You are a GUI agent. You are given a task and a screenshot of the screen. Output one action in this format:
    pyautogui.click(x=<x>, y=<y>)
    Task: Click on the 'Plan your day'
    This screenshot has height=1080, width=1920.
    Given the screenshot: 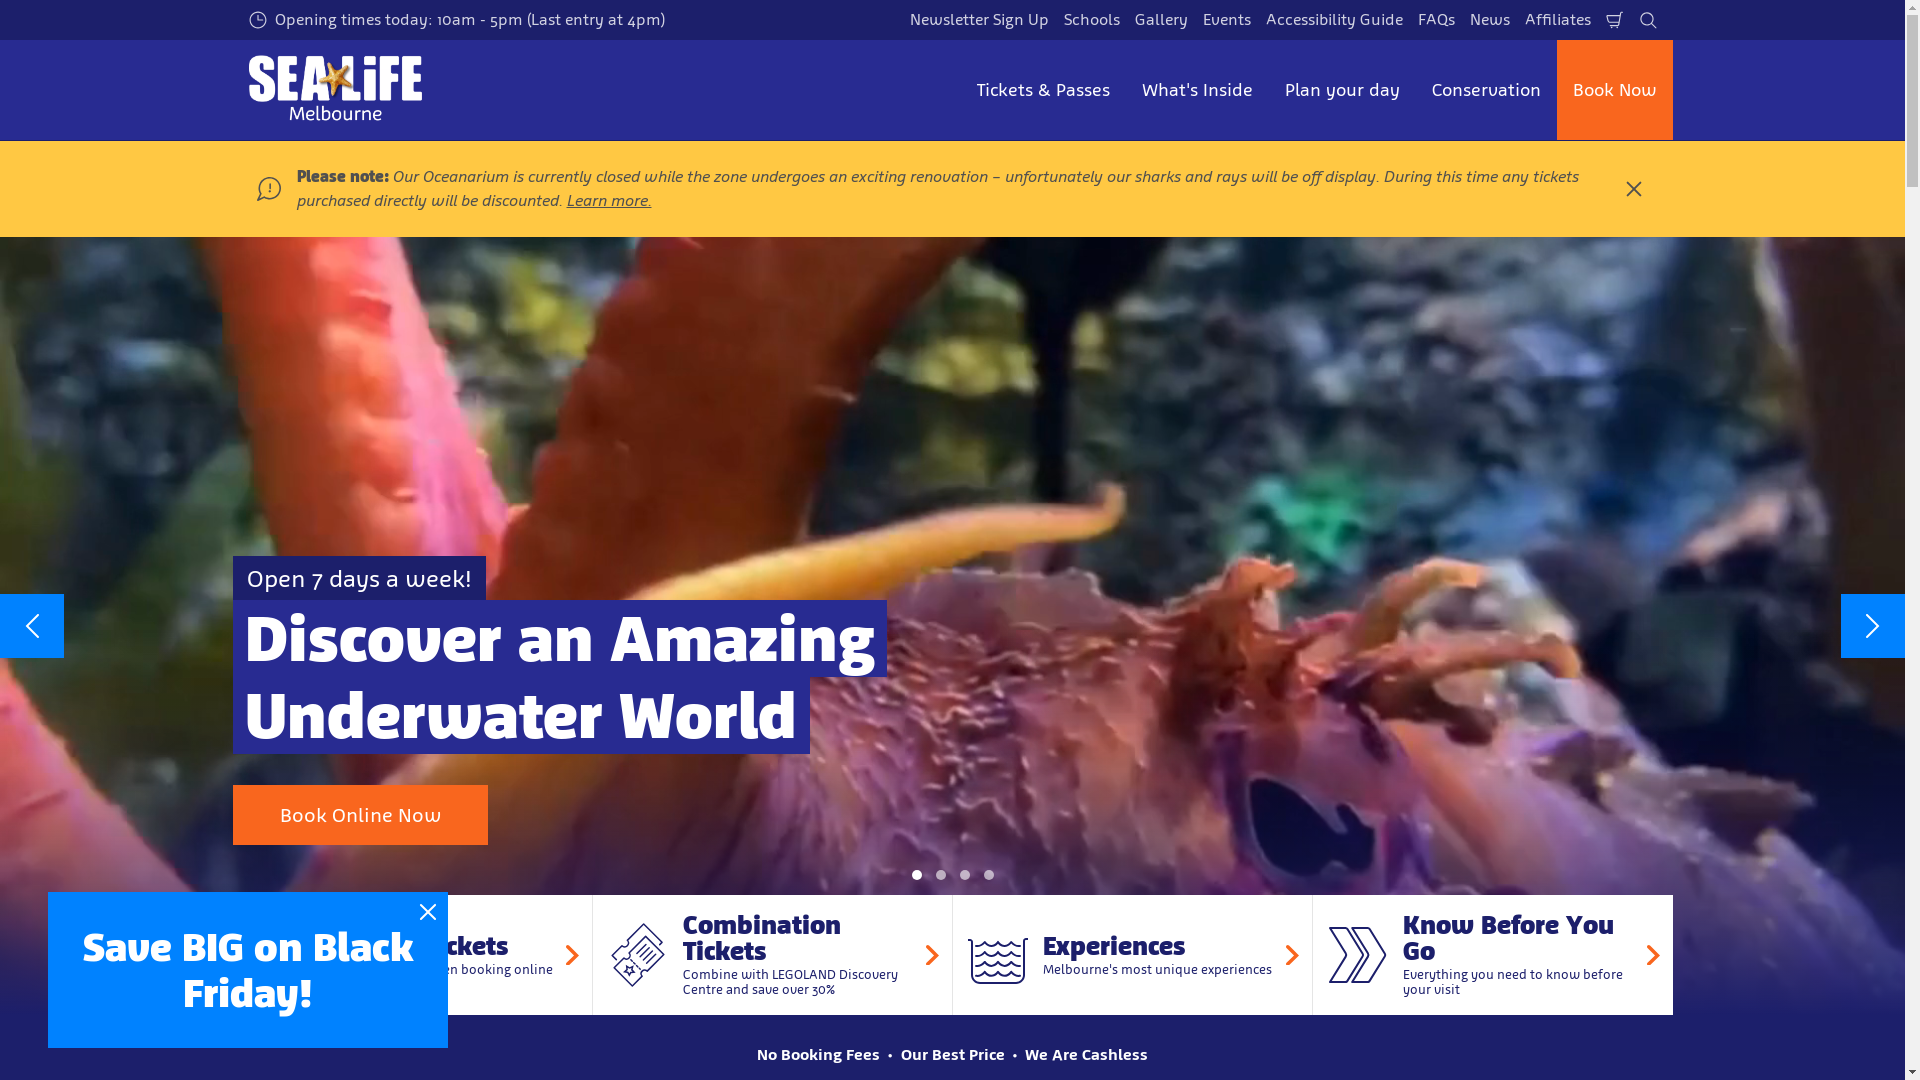 What is the action you would take?
    pyautogui.click(x=1266, y=88)
    